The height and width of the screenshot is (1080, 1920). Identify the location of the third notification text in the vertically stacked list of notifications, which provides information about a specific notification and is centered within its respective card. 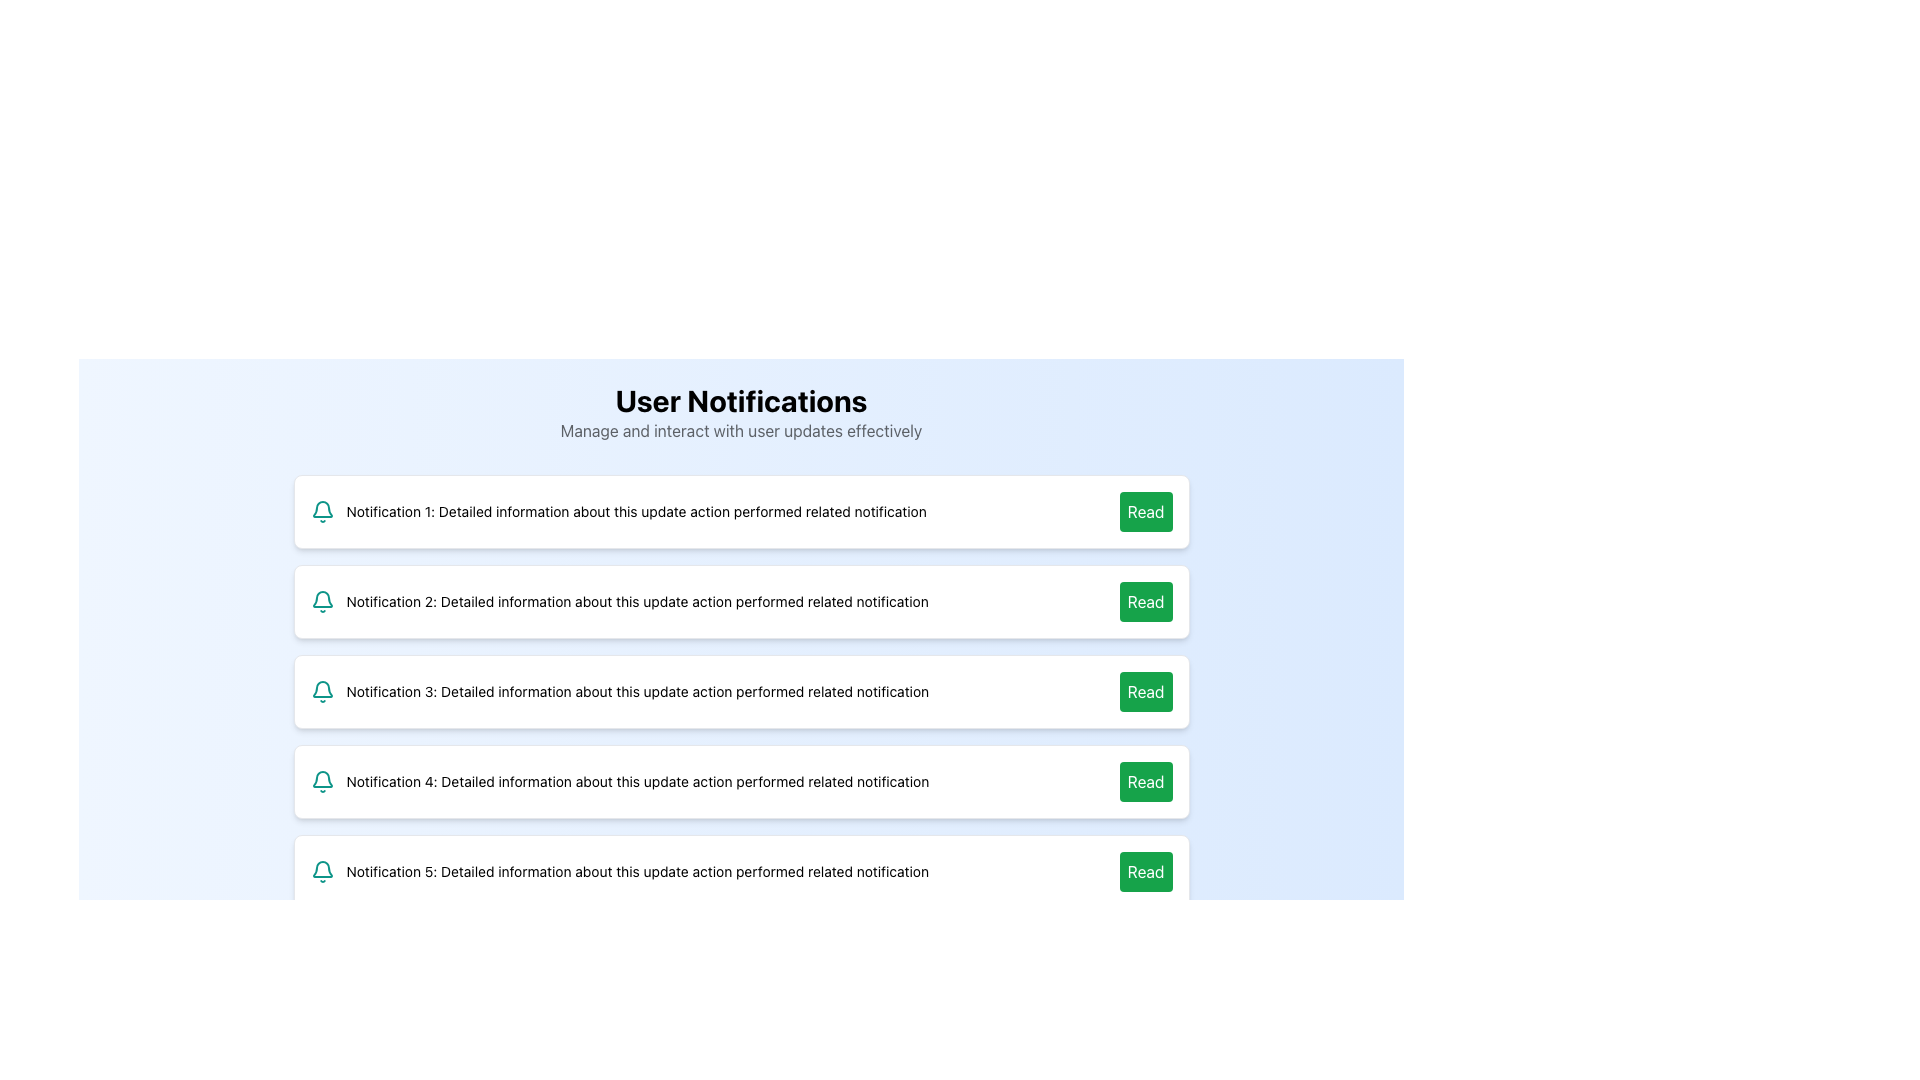
(636, 690).